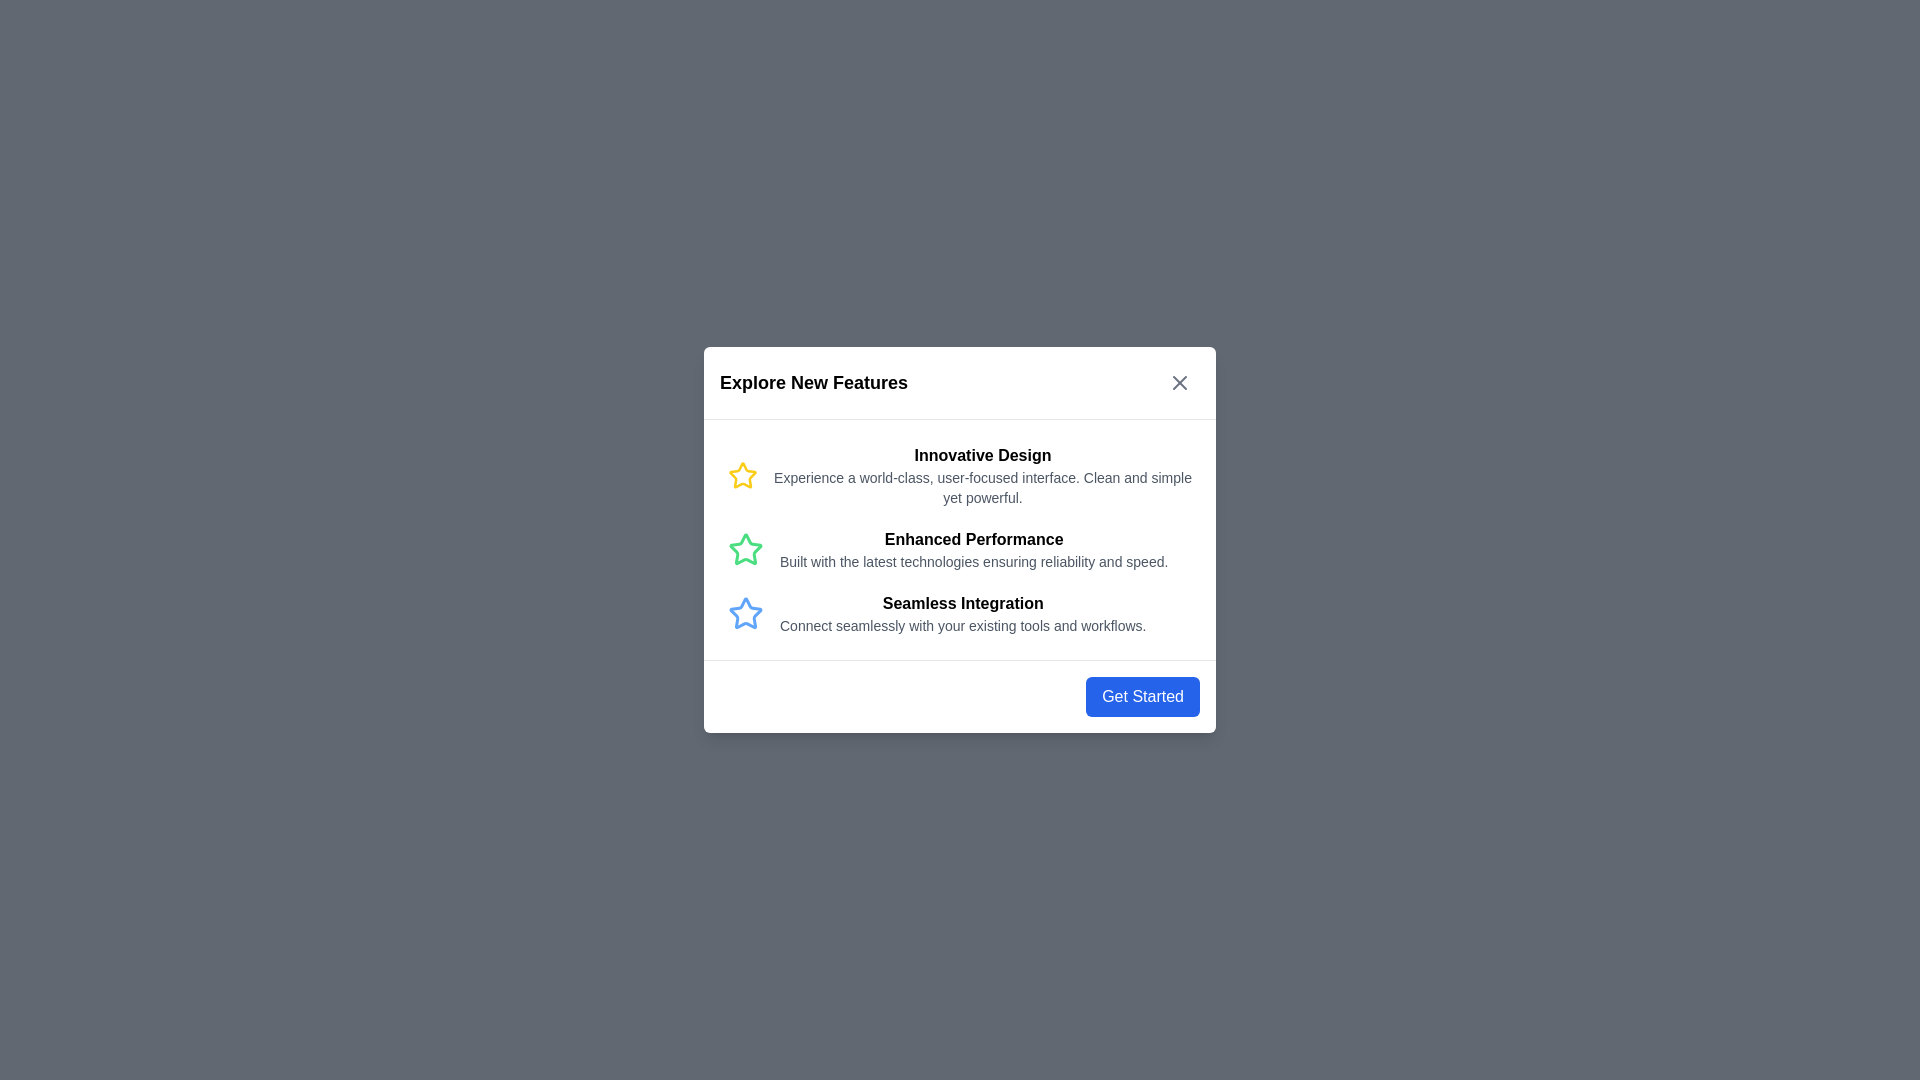 Image resolution: width=1920 pixels, height=1080 pixels. I want to click on the title text label at the top of the modal window, which indicates the purpose of the content below it, so click(814, 382).